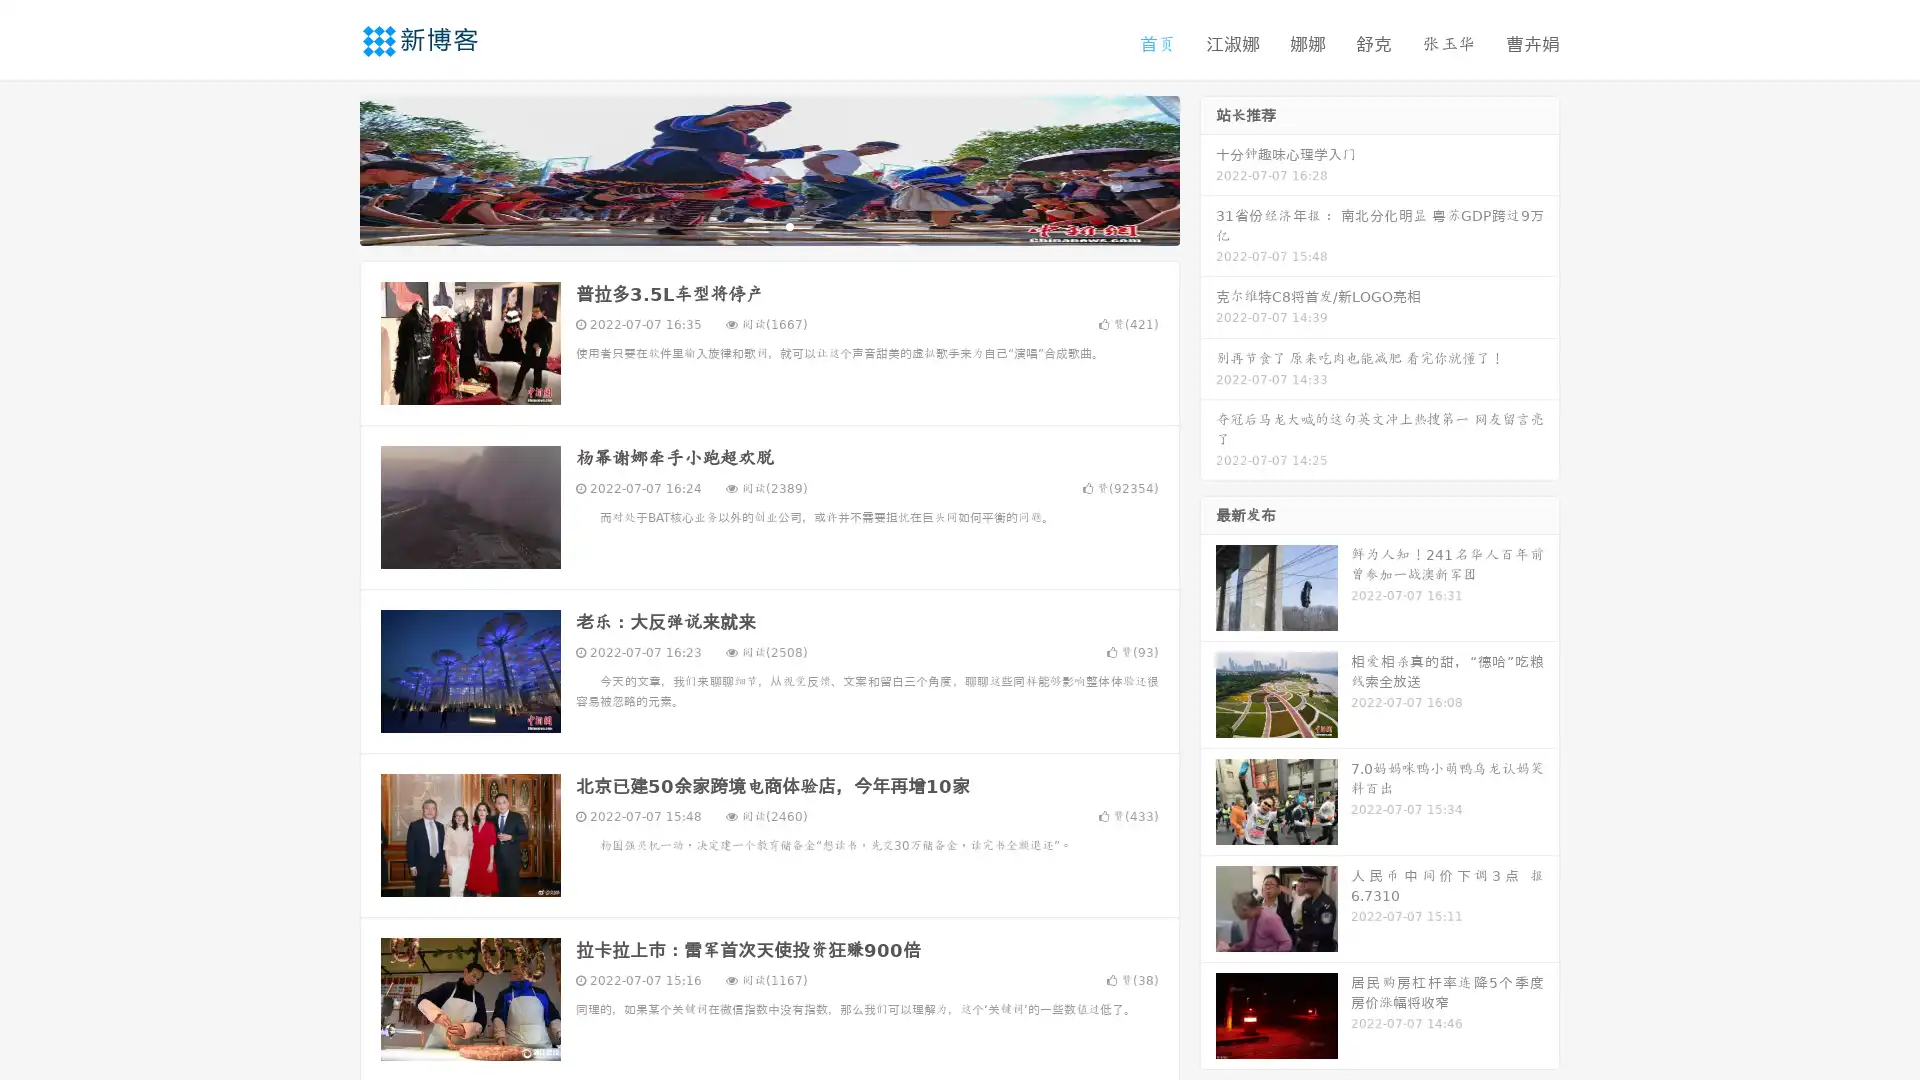 Image resolution: width=1920 pixels, height=1080 pixels. Describe the element at coordinates (330, 168) in the screenshot. I see `Previous slide` at that location.